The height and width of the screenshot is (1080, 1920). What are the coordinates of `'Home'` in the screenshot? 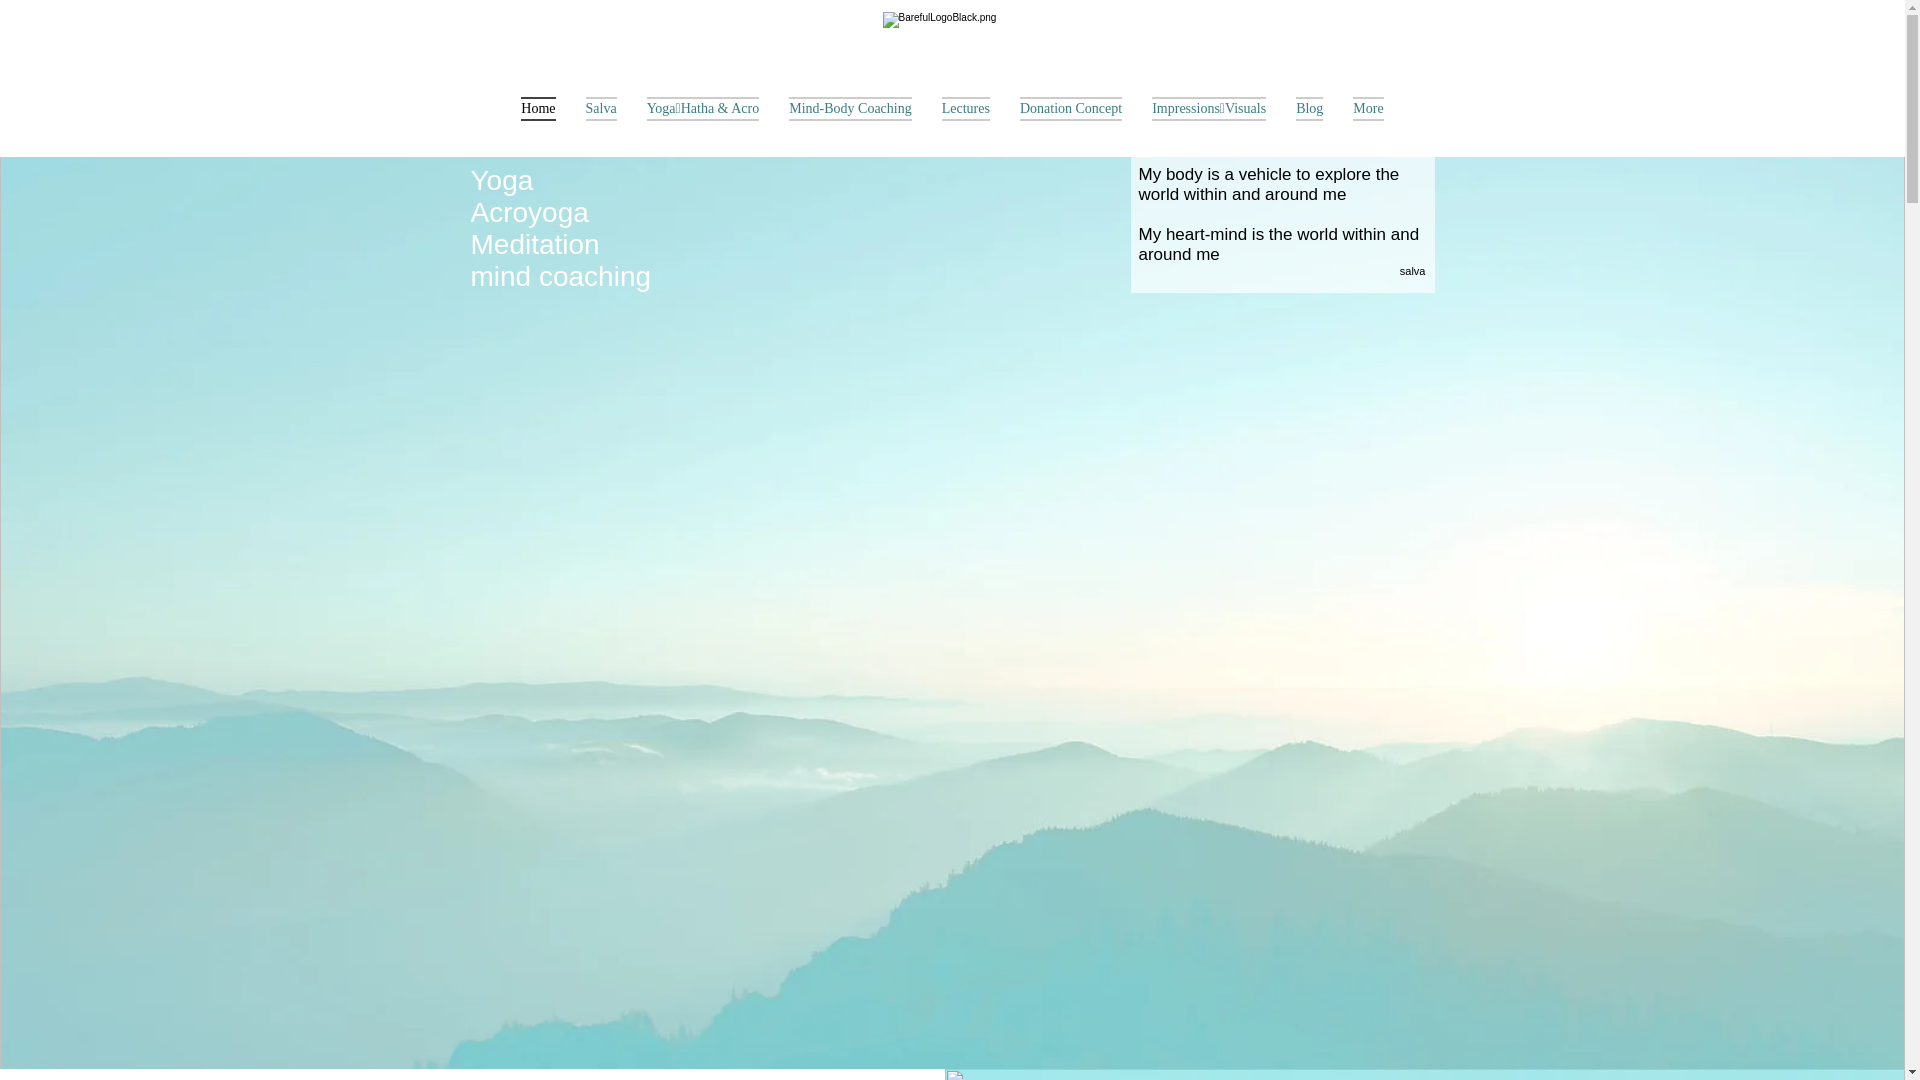 It's located at (537, 122).